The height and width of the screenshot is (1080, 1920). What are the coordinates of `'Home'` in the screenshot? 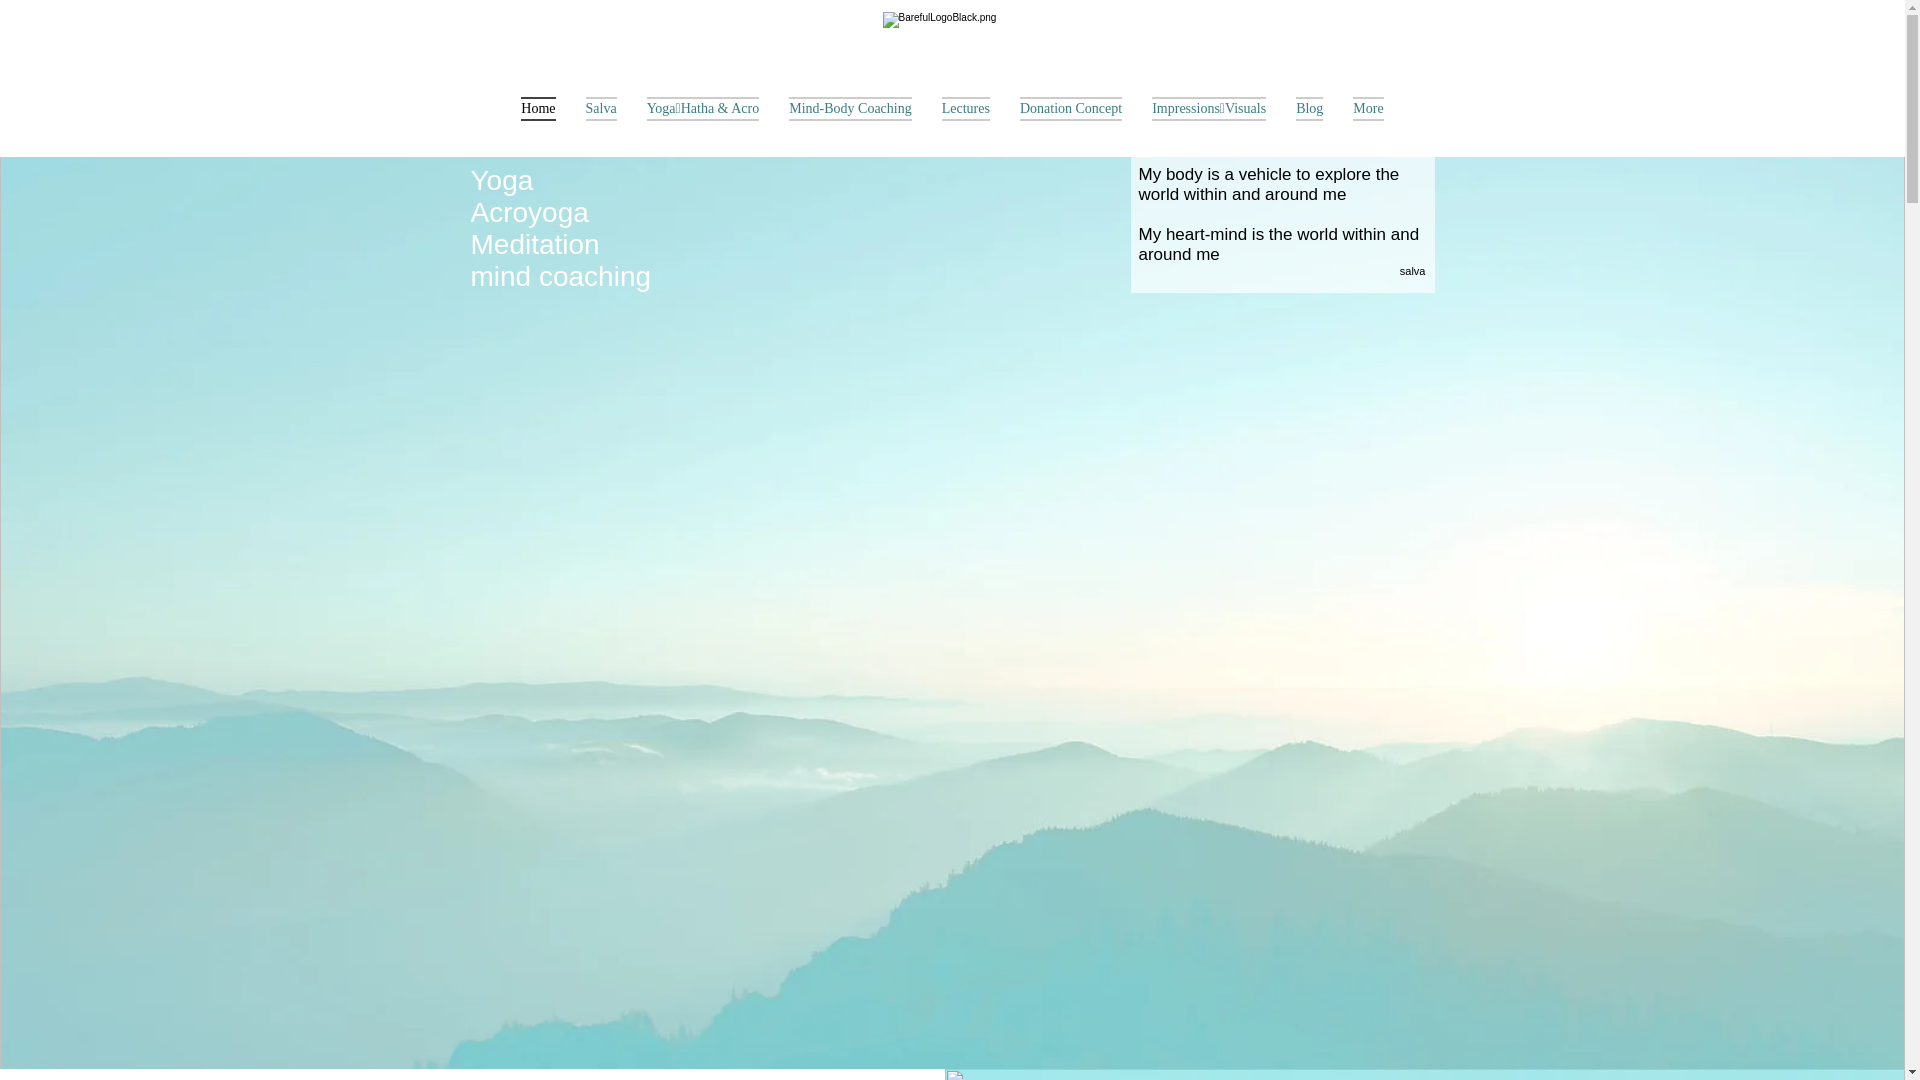 It's located at (537, 122).